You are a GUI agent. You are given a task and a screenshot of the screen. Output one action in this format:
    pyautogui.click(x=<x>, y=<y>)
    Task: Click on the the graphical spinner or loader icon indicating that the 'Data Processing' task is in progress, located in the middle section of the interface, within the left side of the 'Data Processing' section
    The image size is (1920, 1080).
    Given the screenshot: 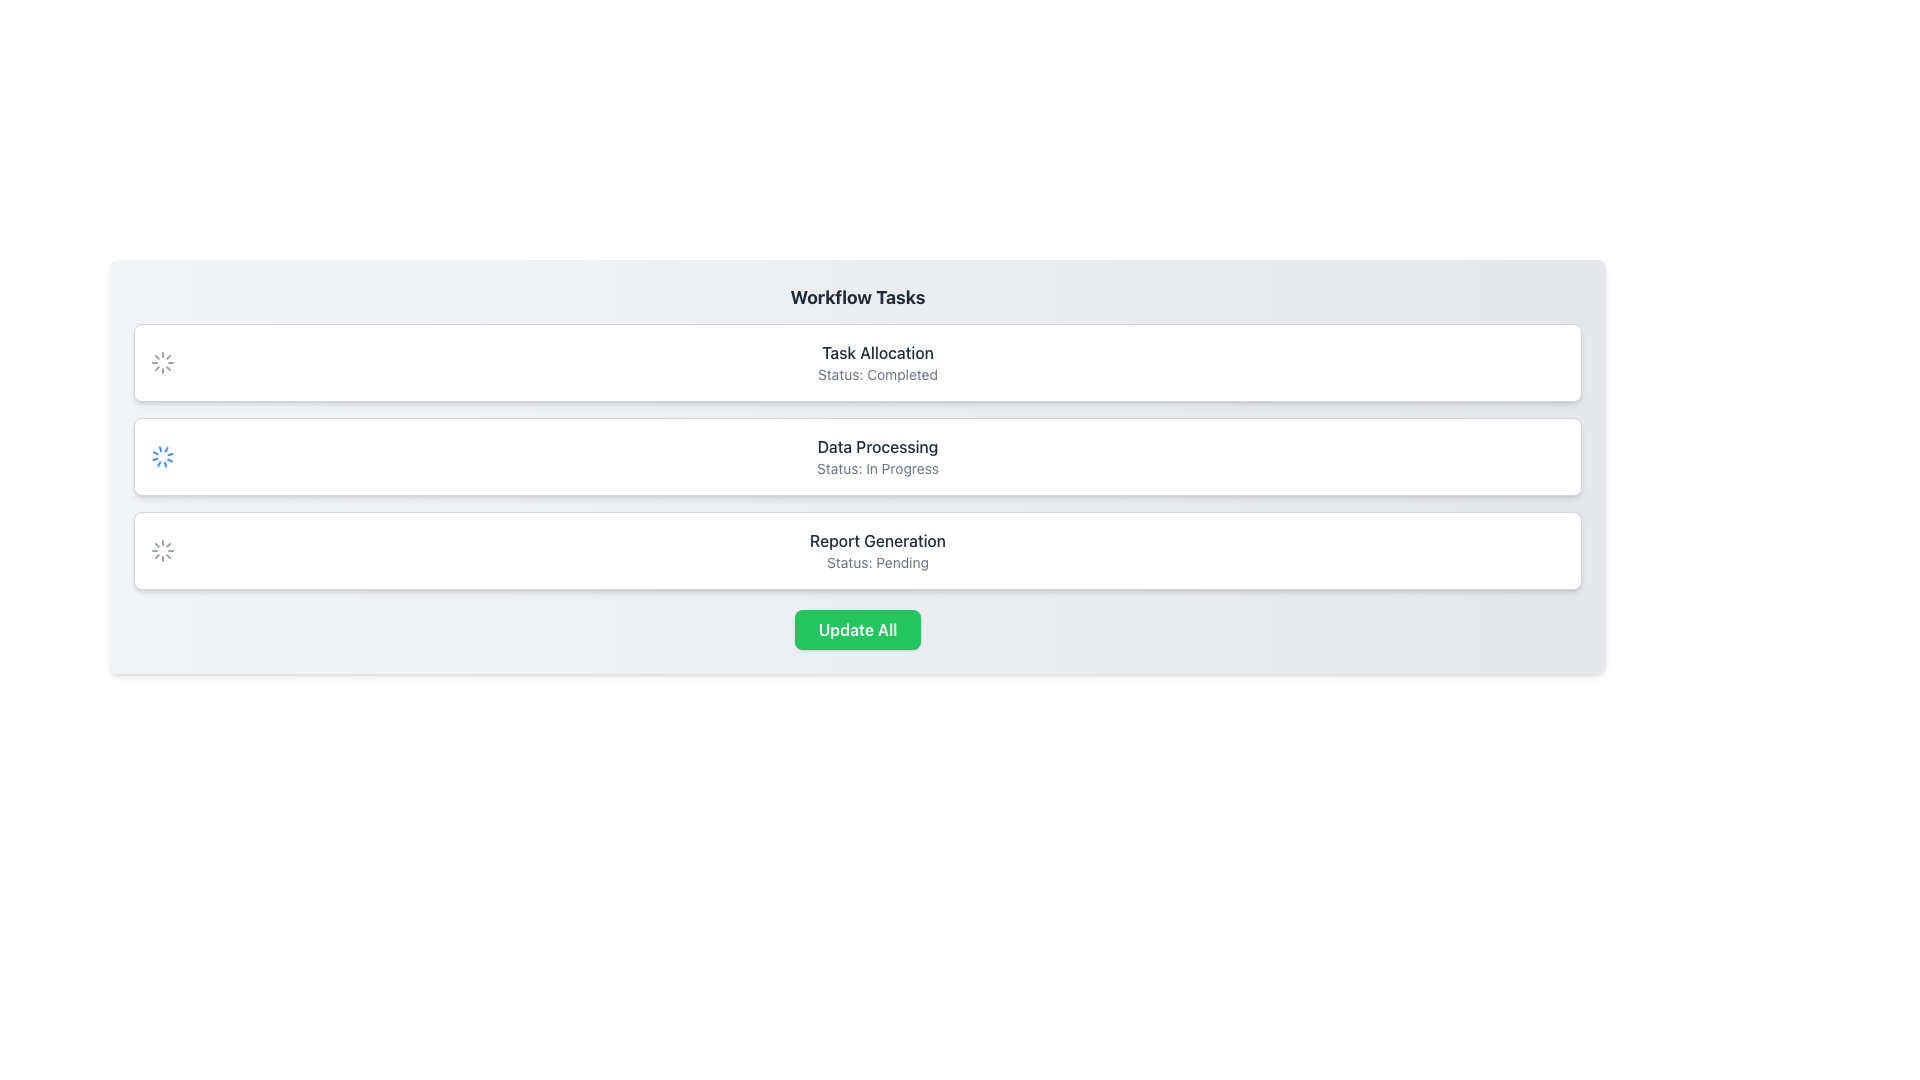 What is the action you would take?
    pyautogui.click(x=163, y=456)
    